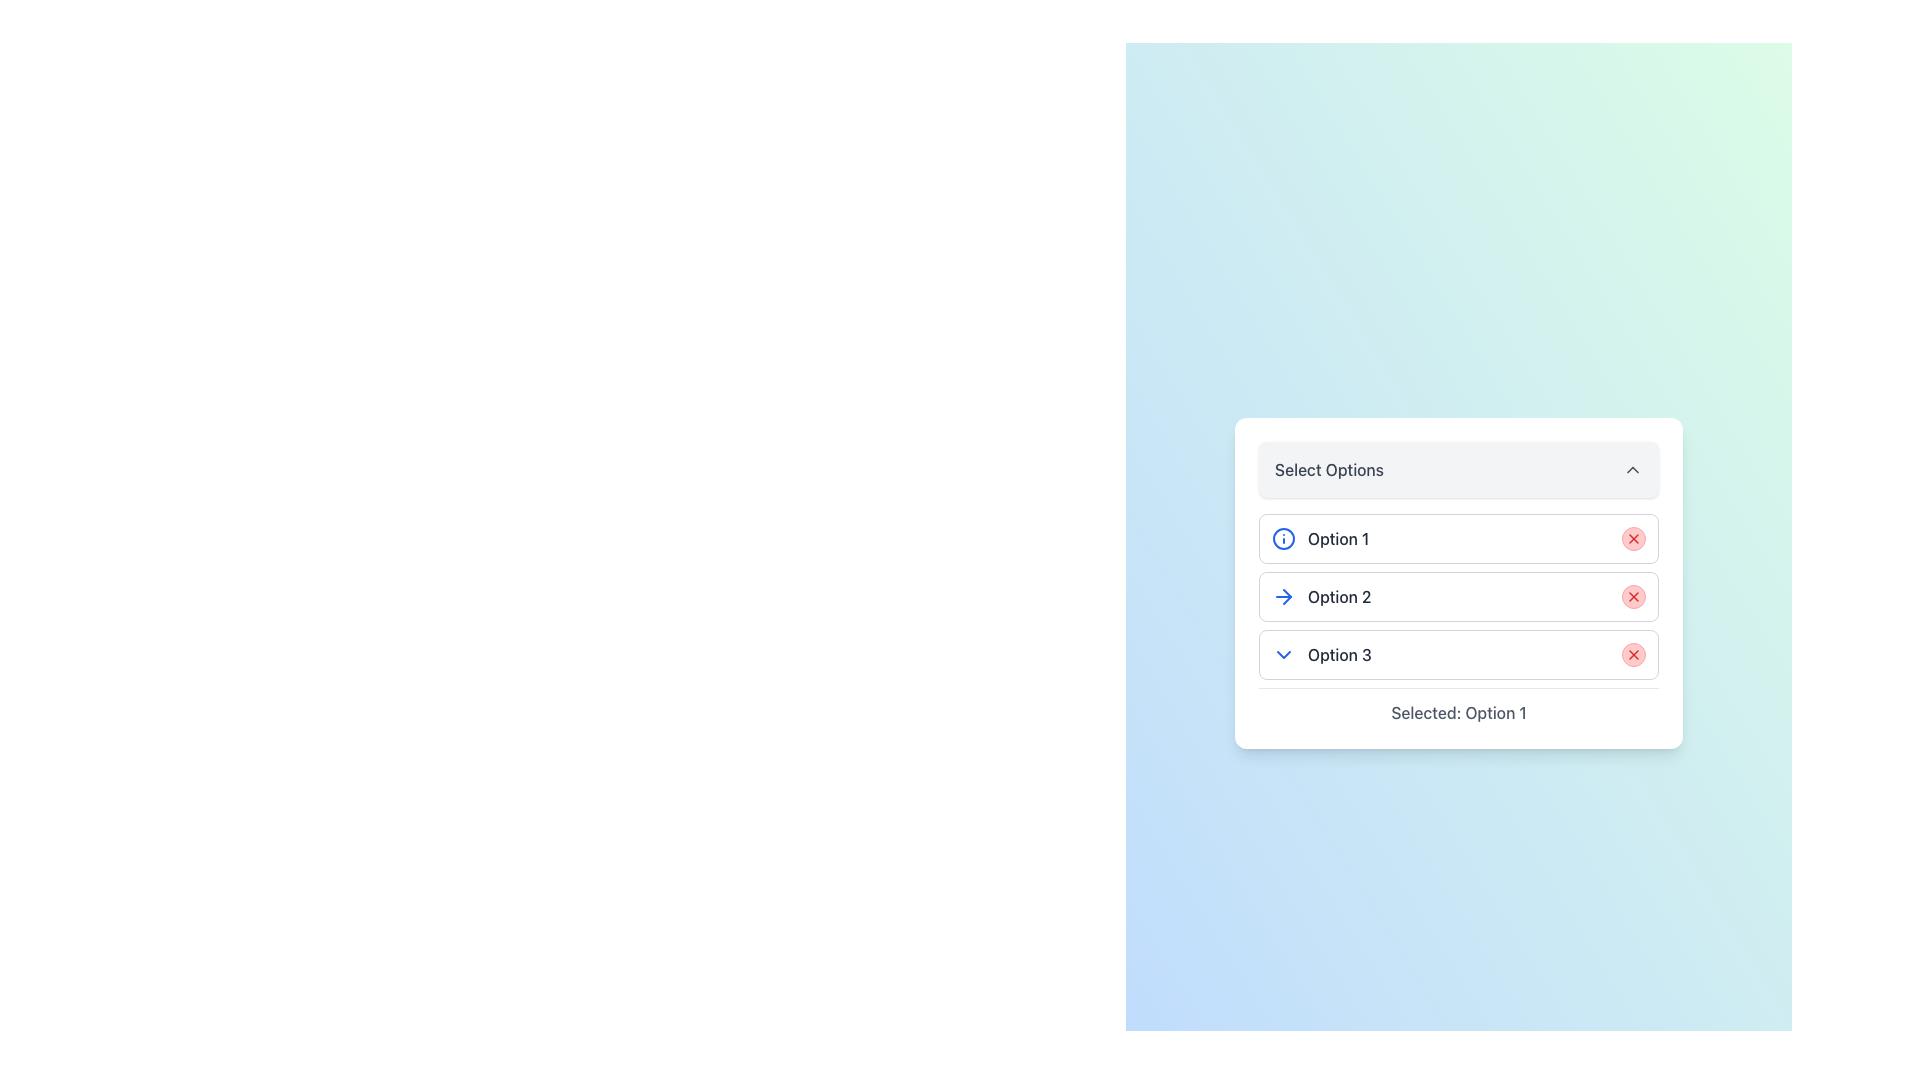  Describe the element at coordinates (1633, 654) in the screenshot. I see `the delete icon button located in the third row of the dropdown panel` at that location.